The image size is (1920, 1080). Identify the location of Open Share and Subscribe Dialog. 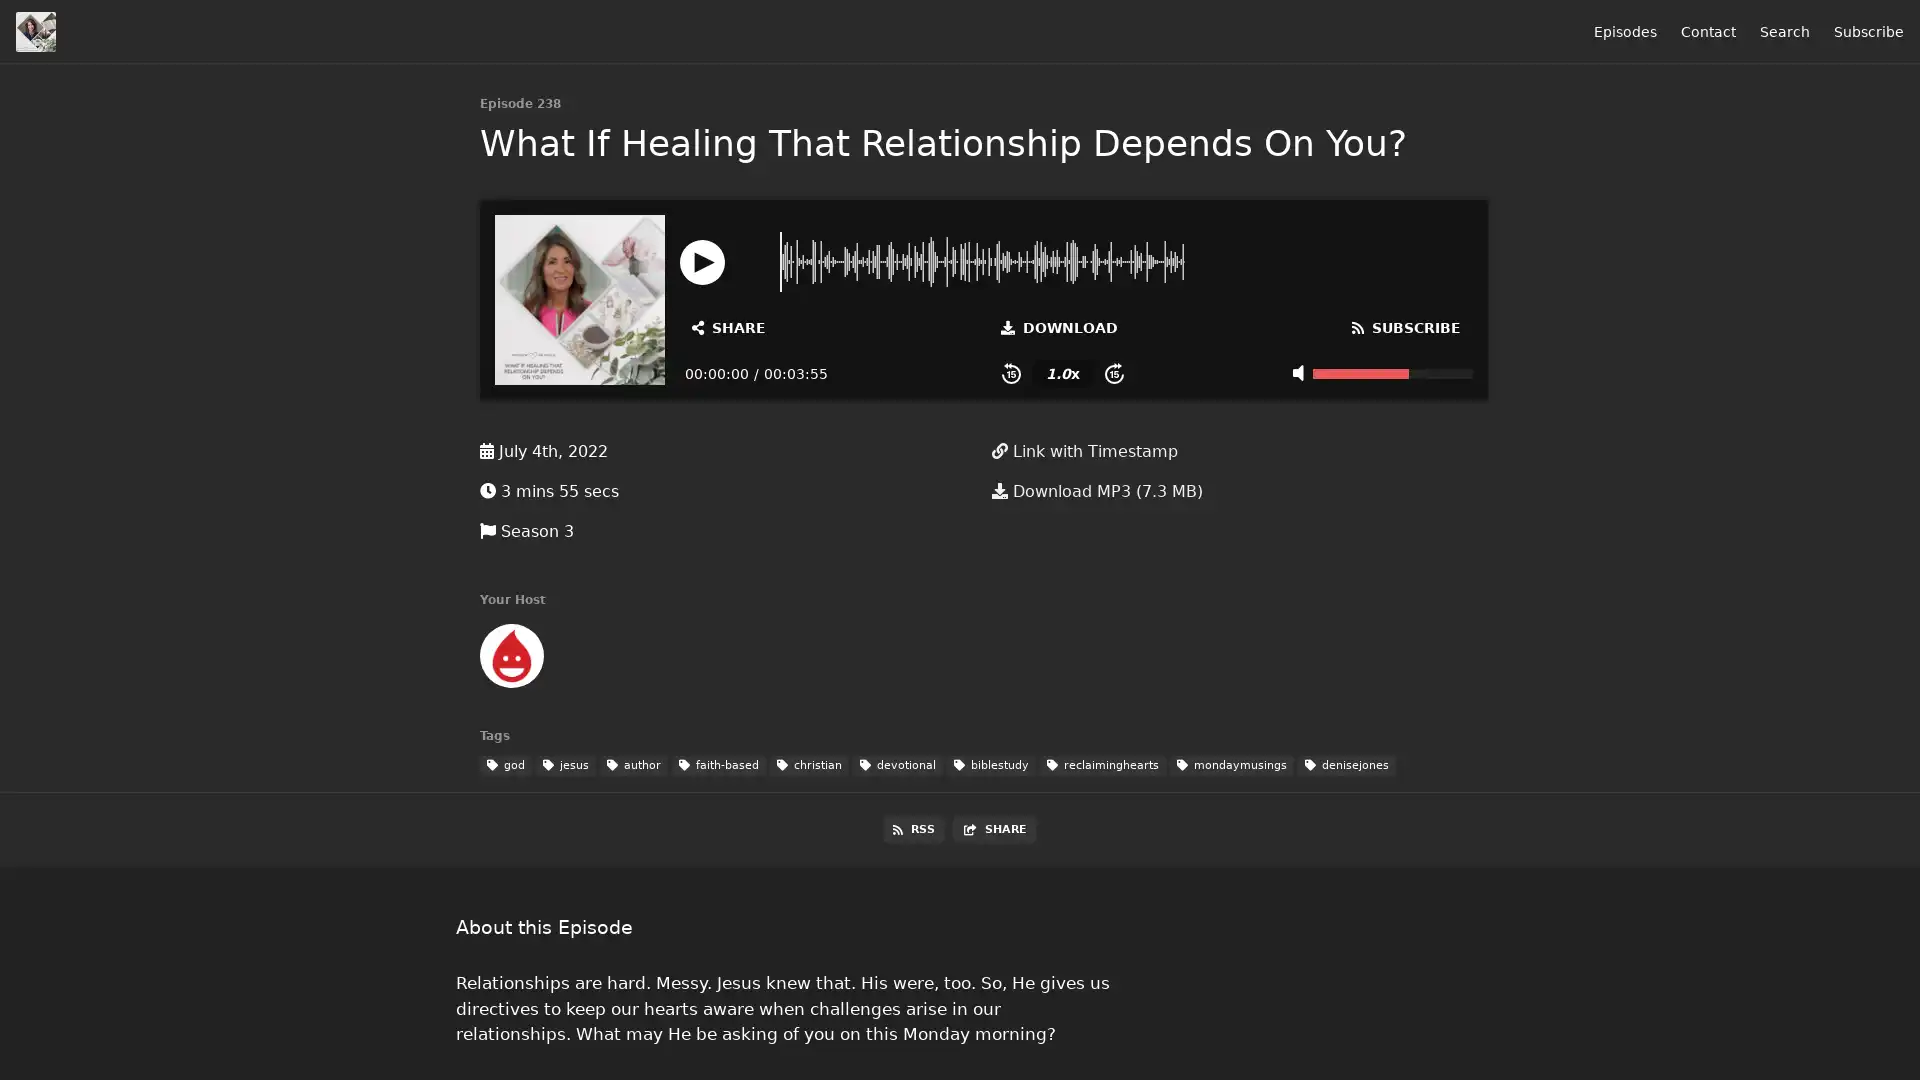
(728, 326).